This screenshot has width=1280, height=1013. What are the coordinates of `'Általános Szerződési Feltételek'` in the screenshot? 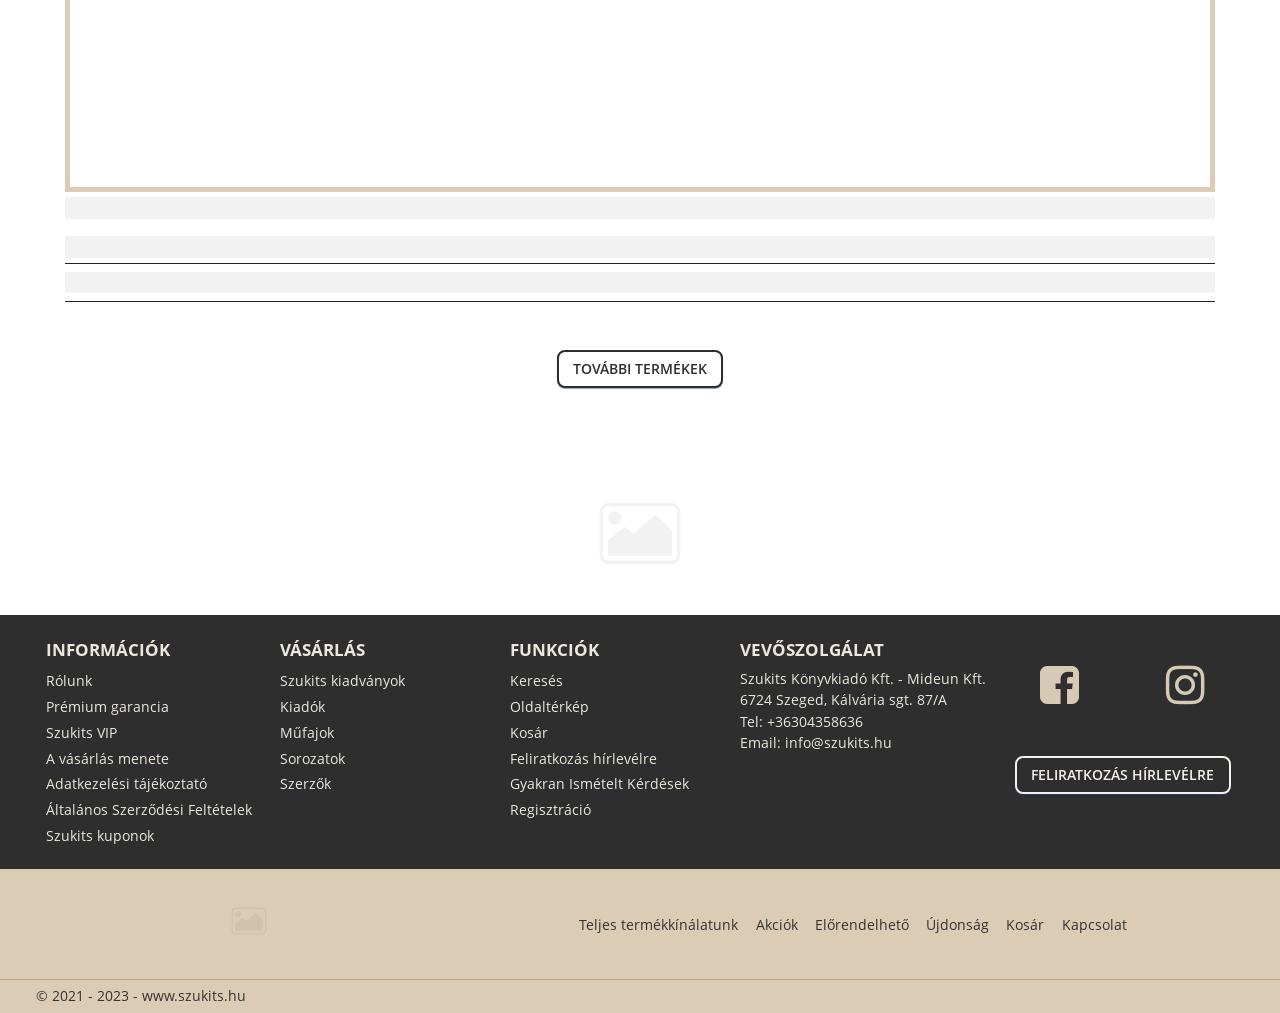 It's located at (147, 809).